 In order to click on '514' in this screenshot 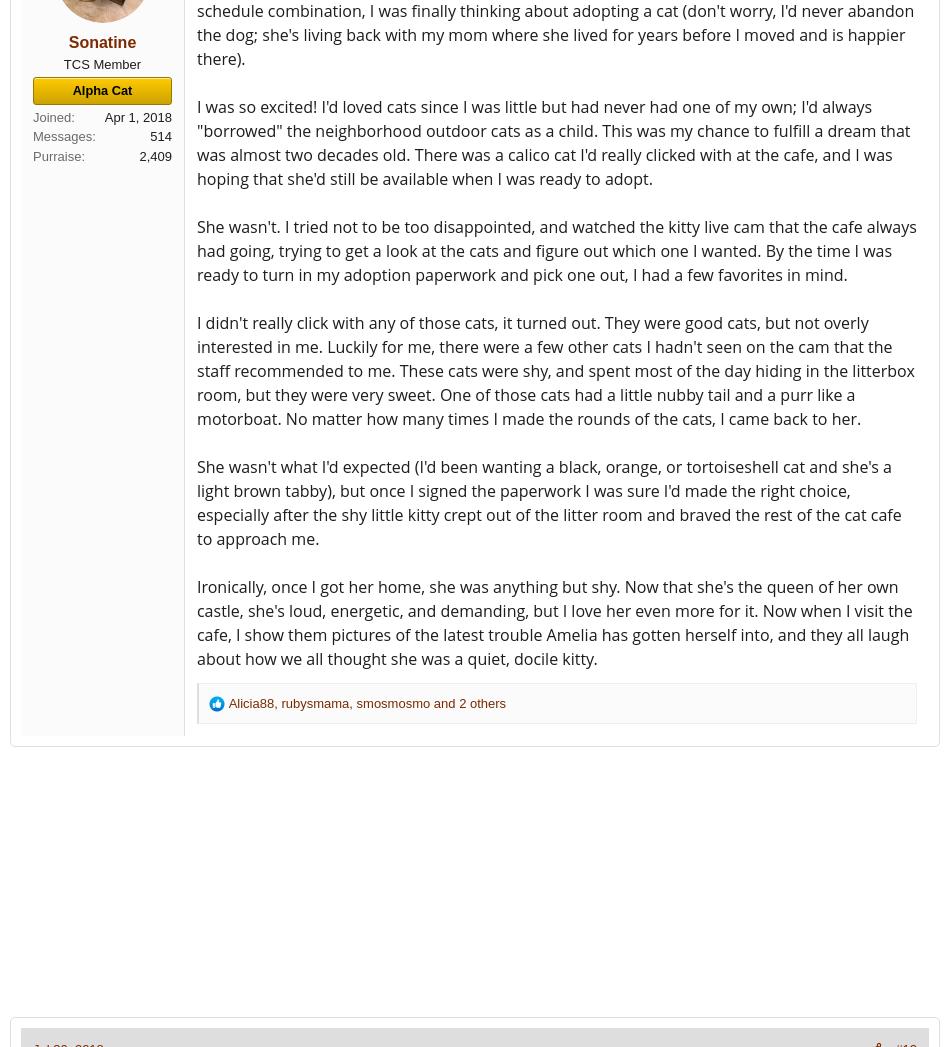, I will do `click(150, 135)`.